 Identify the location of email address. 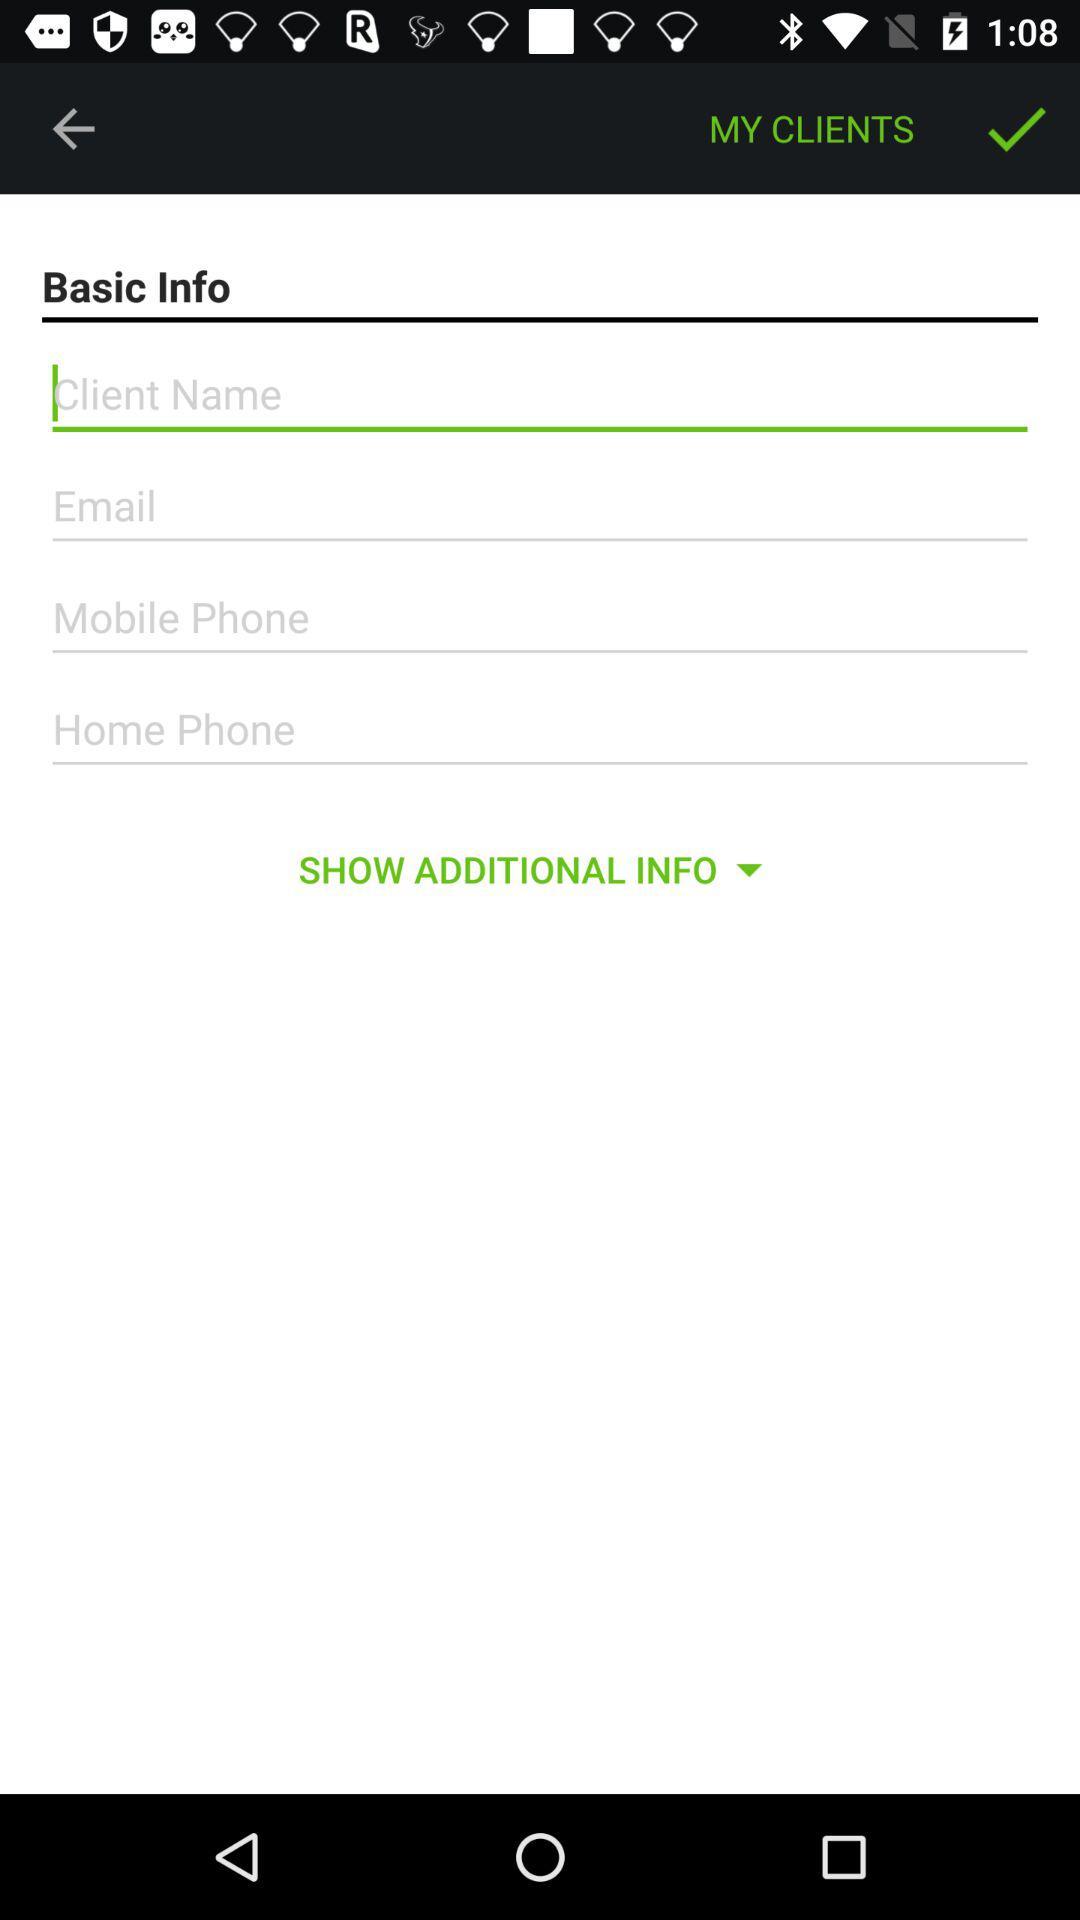
(540, 505).